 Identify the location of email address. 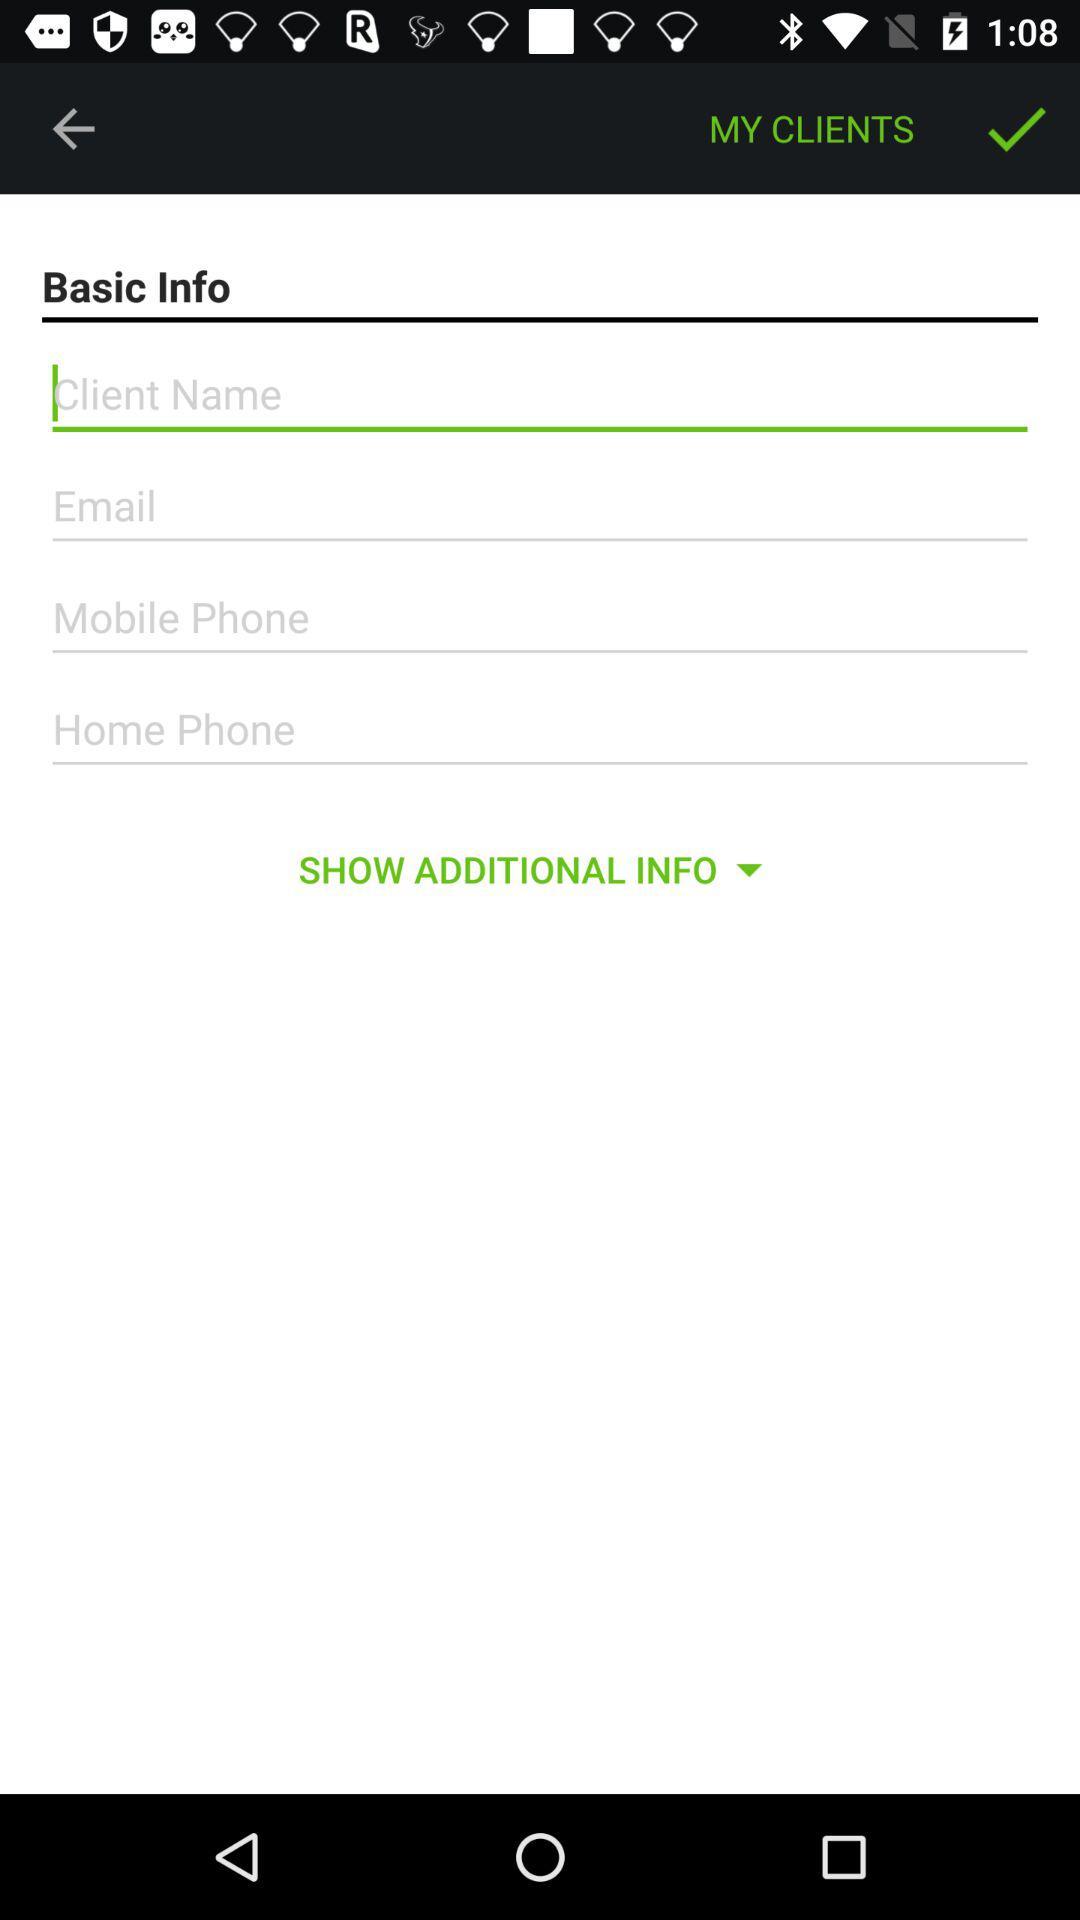
(540, 505).